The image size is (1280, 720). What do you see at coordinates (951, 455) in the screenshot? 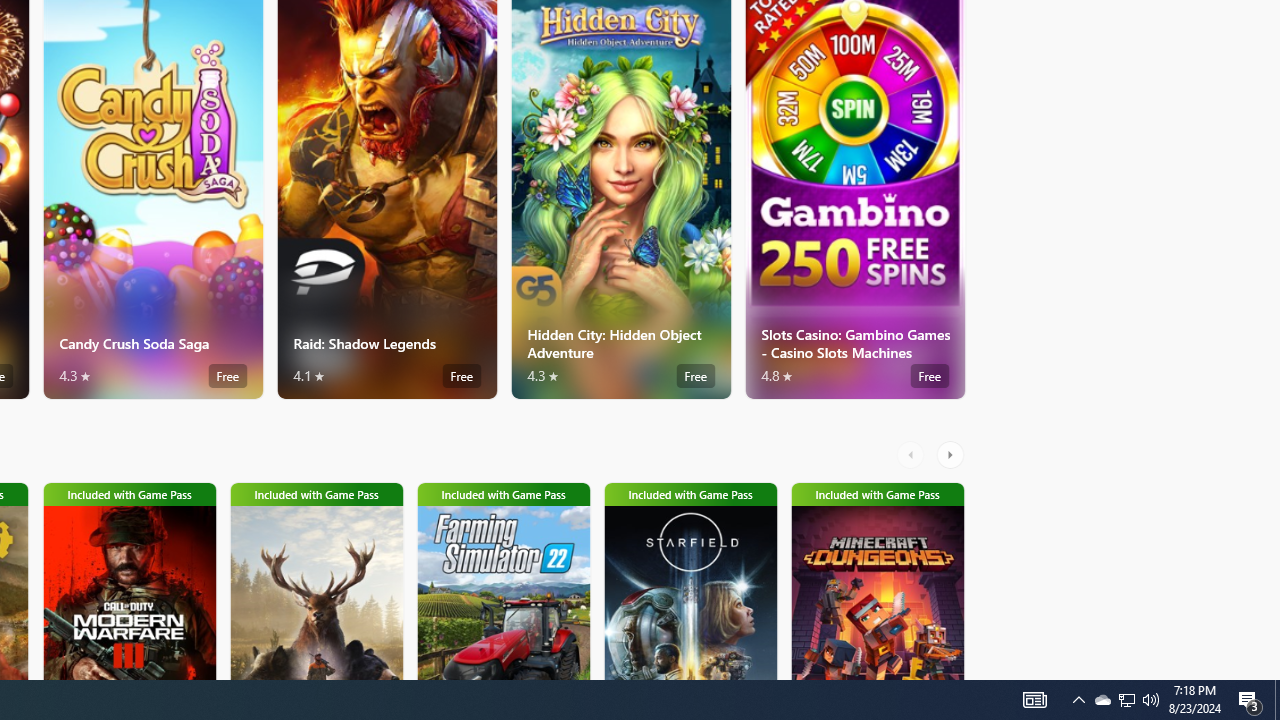
I see `'AutomationID: RightScrollButton'` at bounding box center [951, 455].